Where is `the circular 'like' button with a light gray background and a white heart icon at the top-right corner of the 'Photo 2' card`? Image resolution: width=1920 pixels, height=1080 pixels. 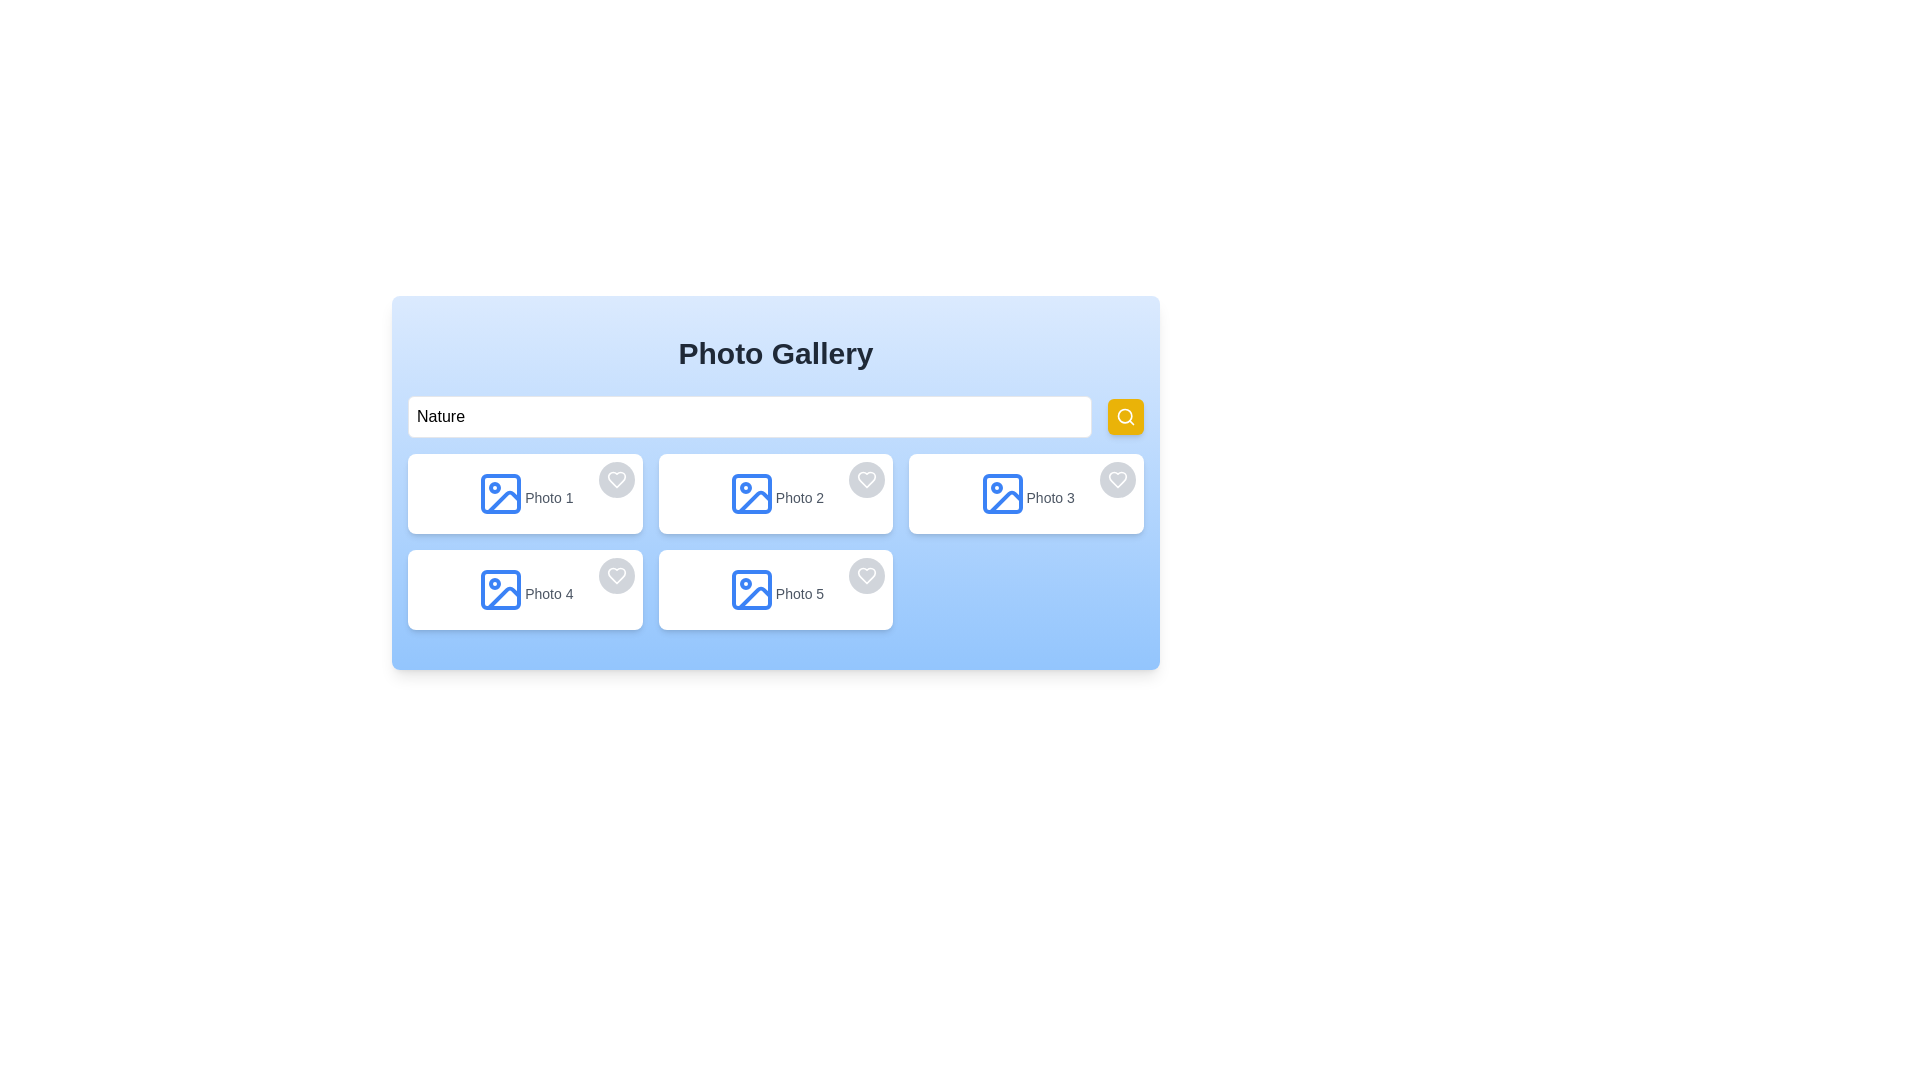 the circular 'like' button with a light gray background and a white heart icon at the top-right corner of the 'Photo 2' card is located at coordinates (867, 479).